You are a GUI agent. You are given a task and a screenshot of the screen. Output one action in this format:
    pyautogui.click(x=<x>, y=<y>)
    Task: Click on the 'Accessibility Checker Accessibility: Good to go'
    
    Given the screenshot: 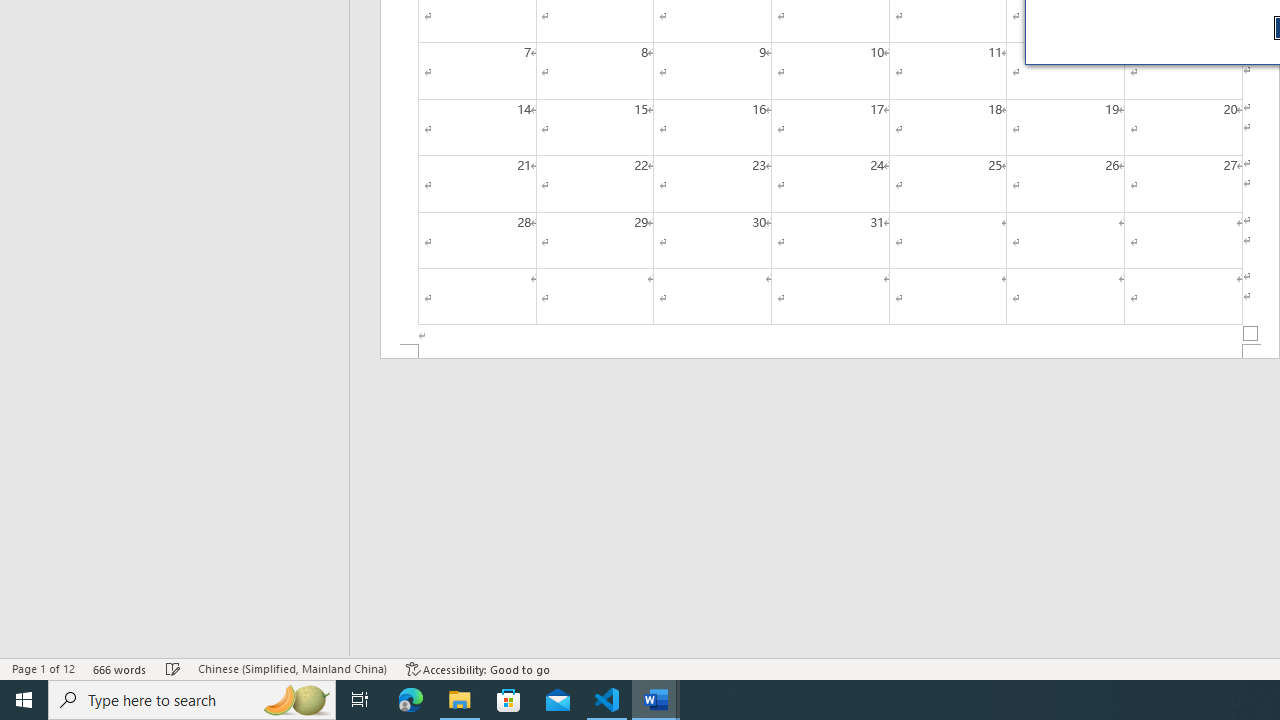 What is the action you would take?
    pyautogui.click(x=477, y=669)
    